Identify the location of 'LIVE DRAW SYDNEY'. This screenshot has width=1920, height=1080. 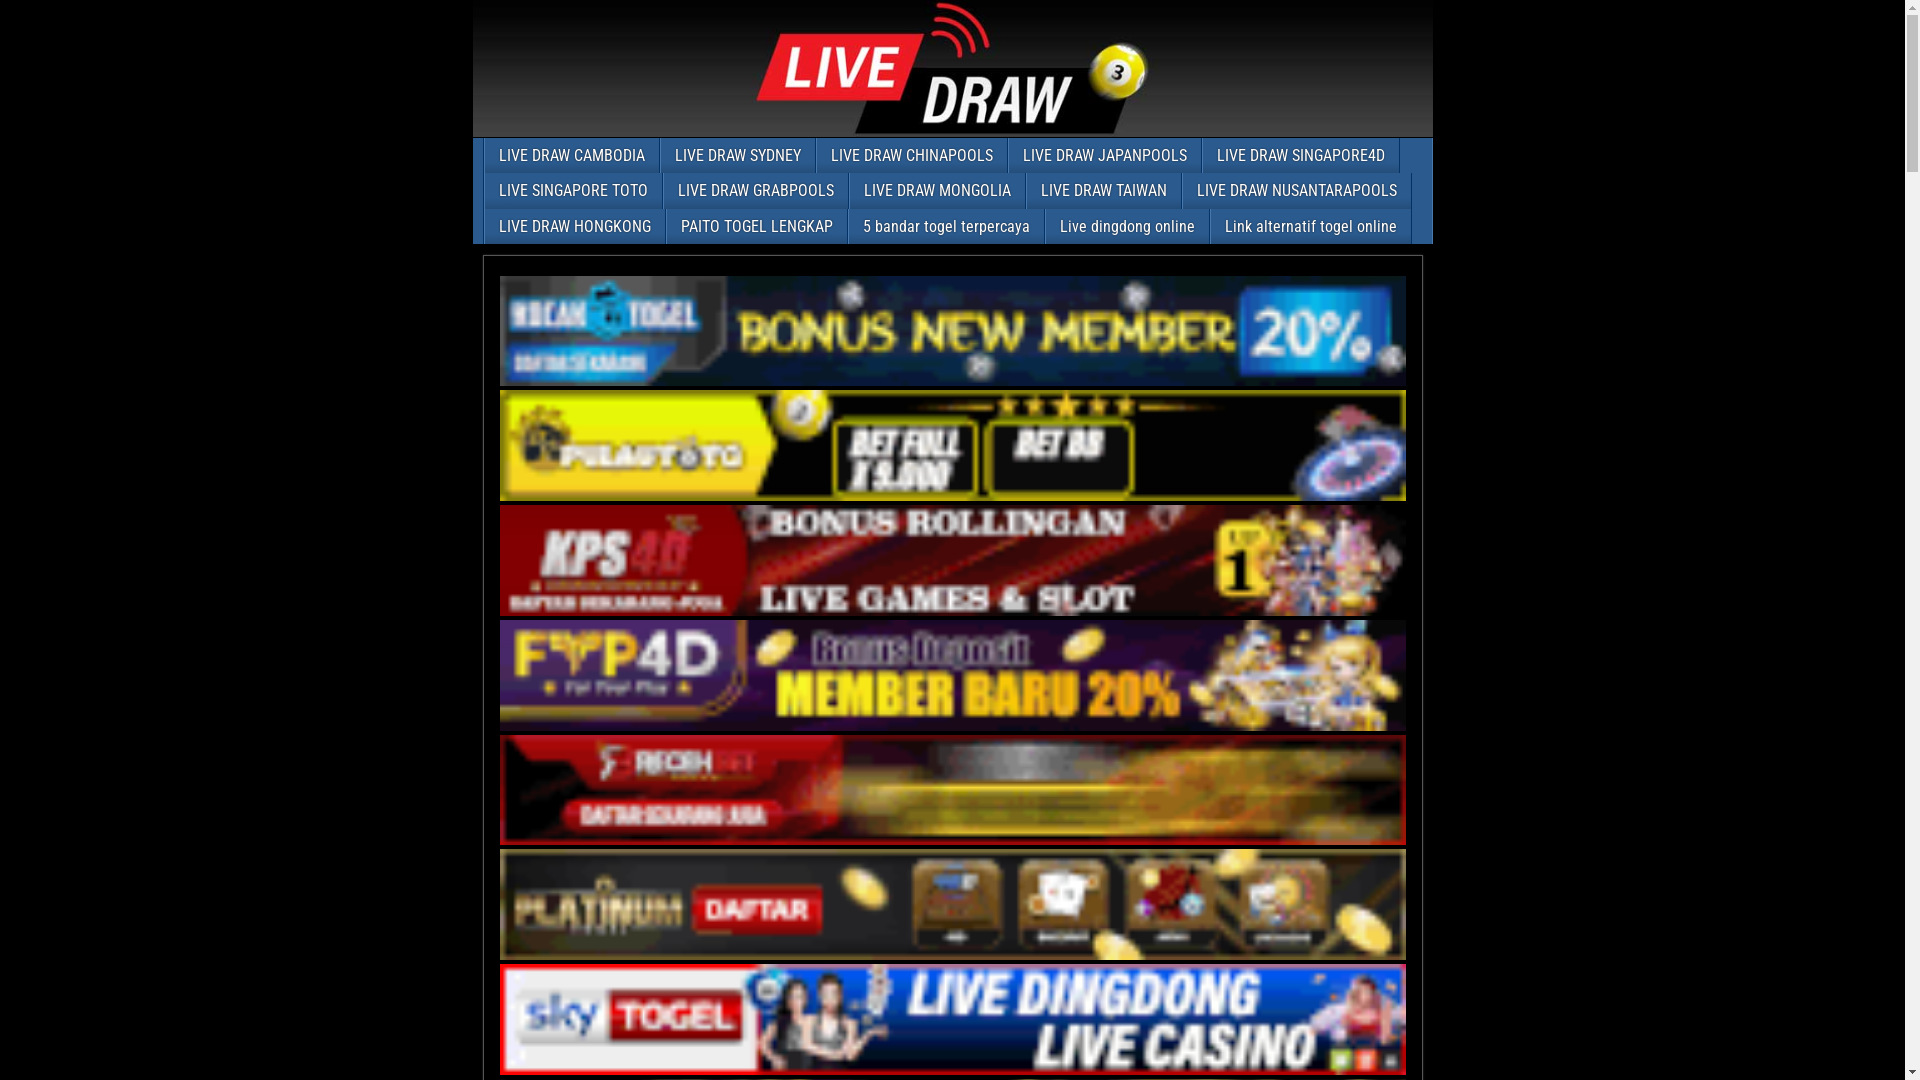
(736, 154).